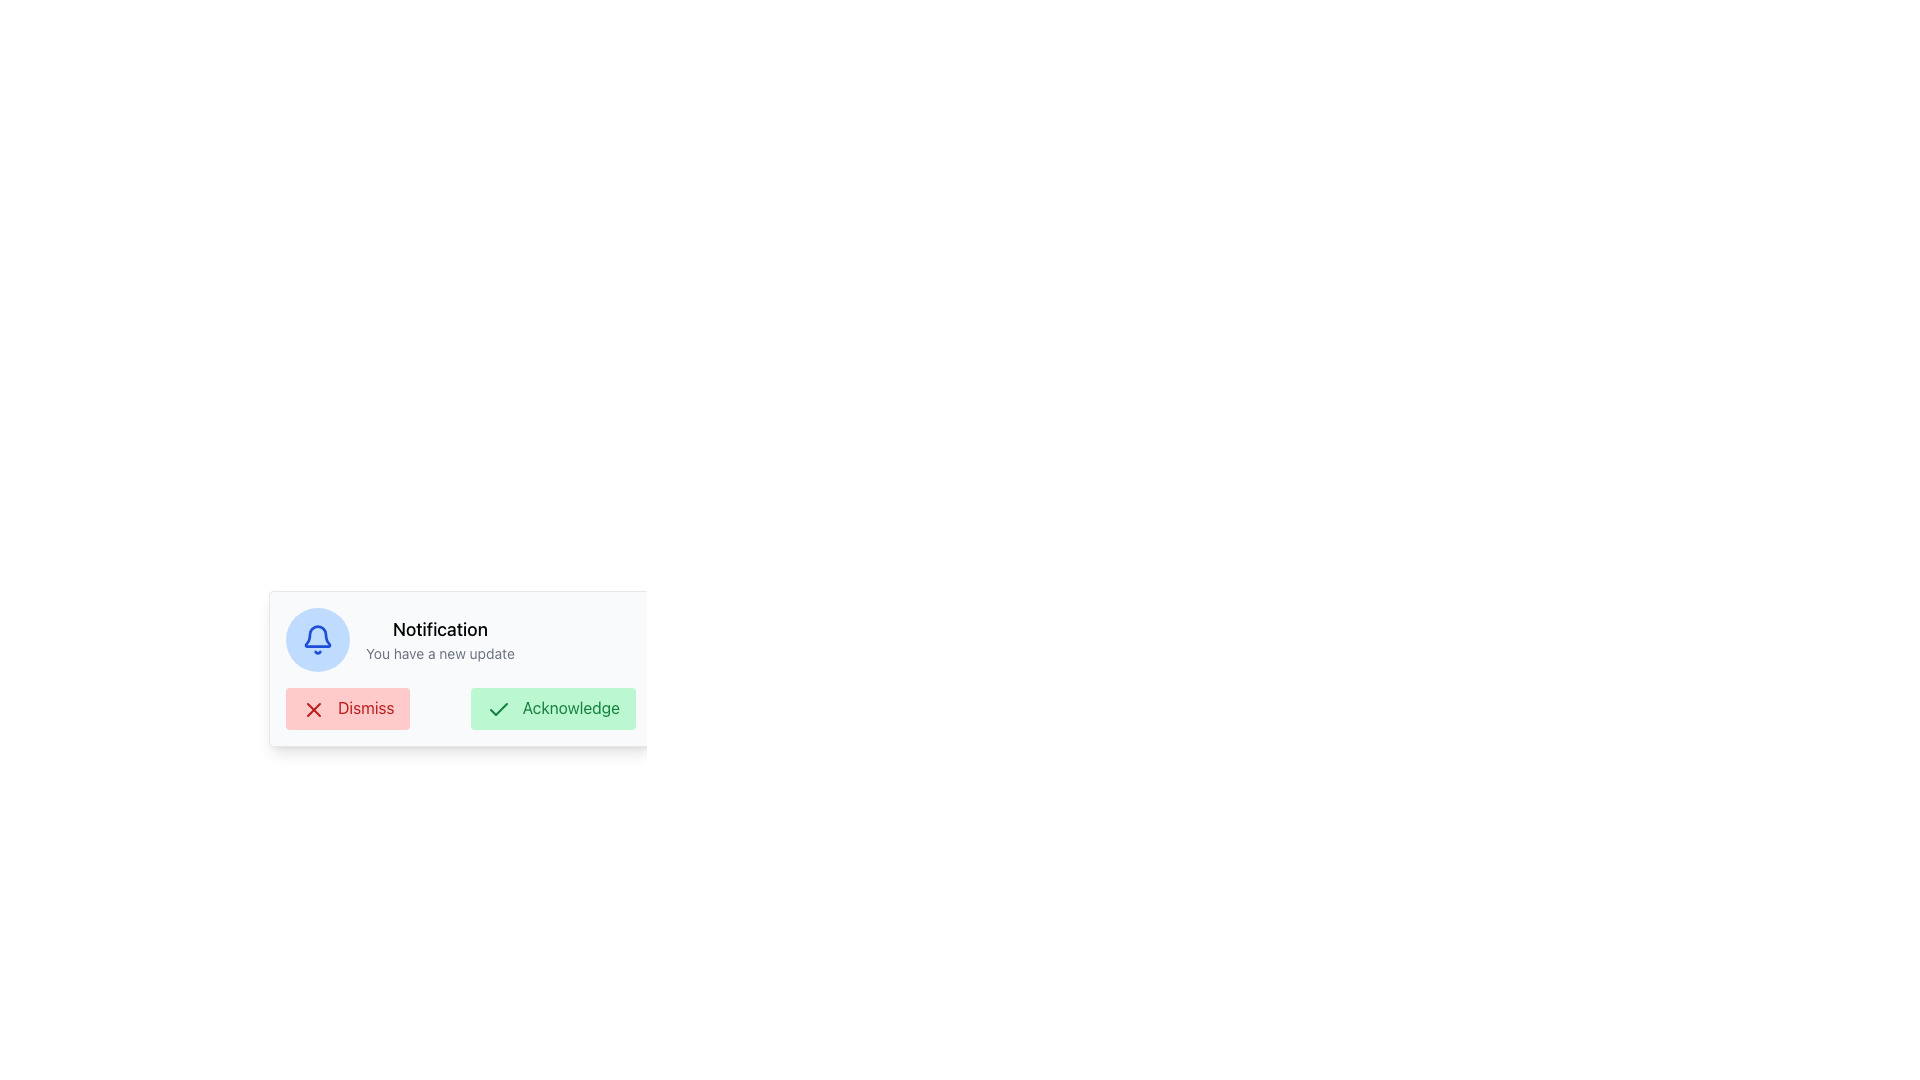  I want to click on the close icon within the 'Dismiss' button, so click(312, 708).